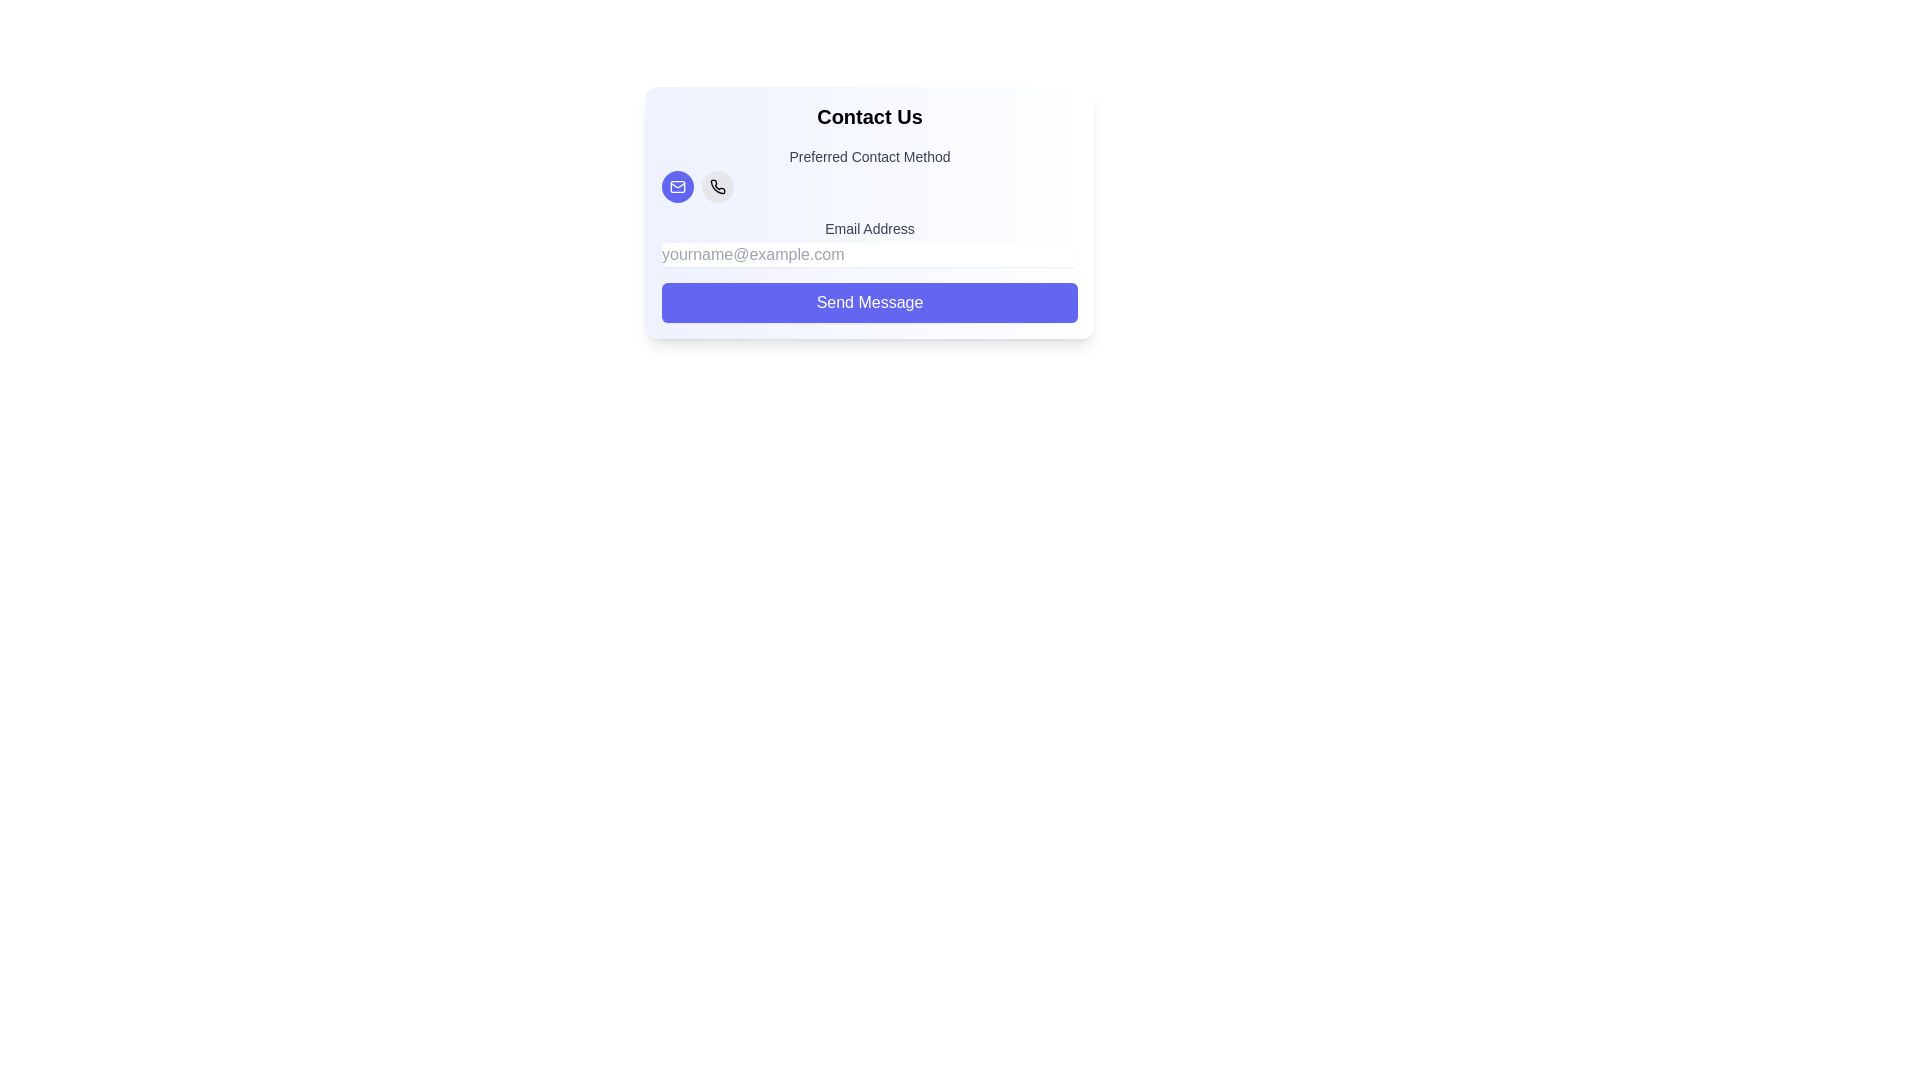 This screenshot has width=1920, height=1080. I want to click on the phone icon, which features a curved handle-like structure and is located in the 'Preferred Contact Method' section, adjacent to the email icon, so click(718, 186).